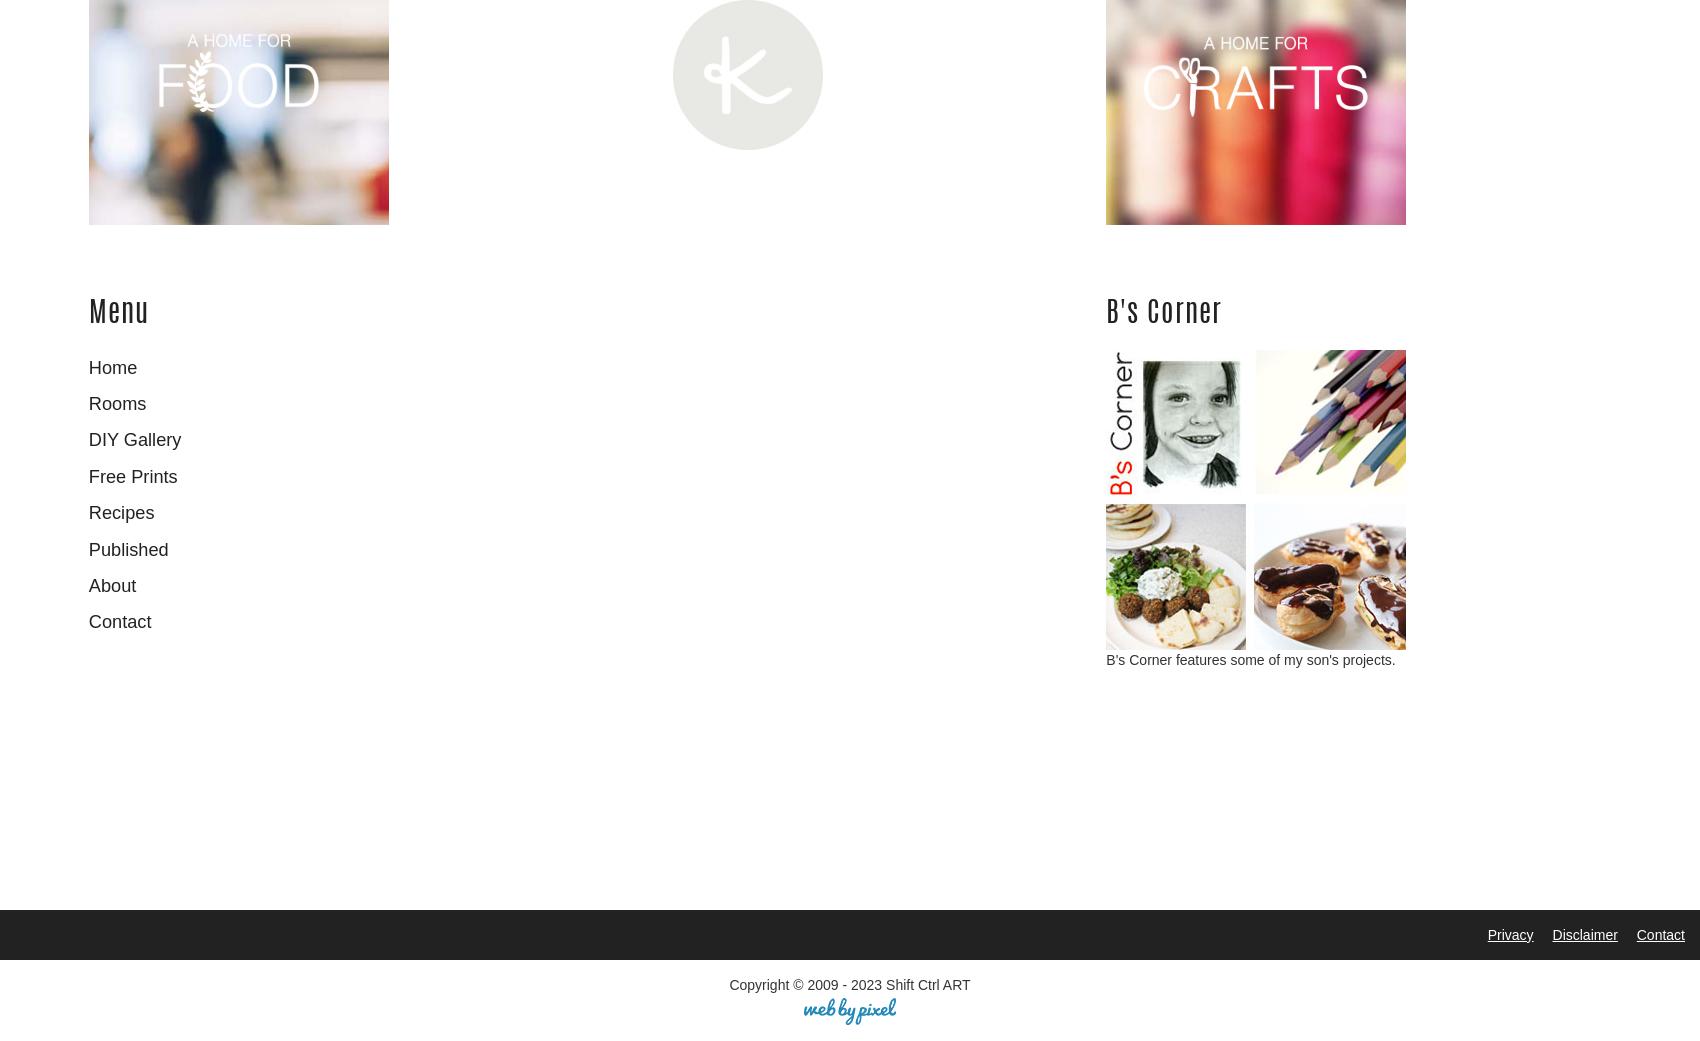 This screenshot has height=1041, width=1700. Describe the element at coordinates (1584, 932) in the screenshot. I see `'Disclaimer'` at that location.